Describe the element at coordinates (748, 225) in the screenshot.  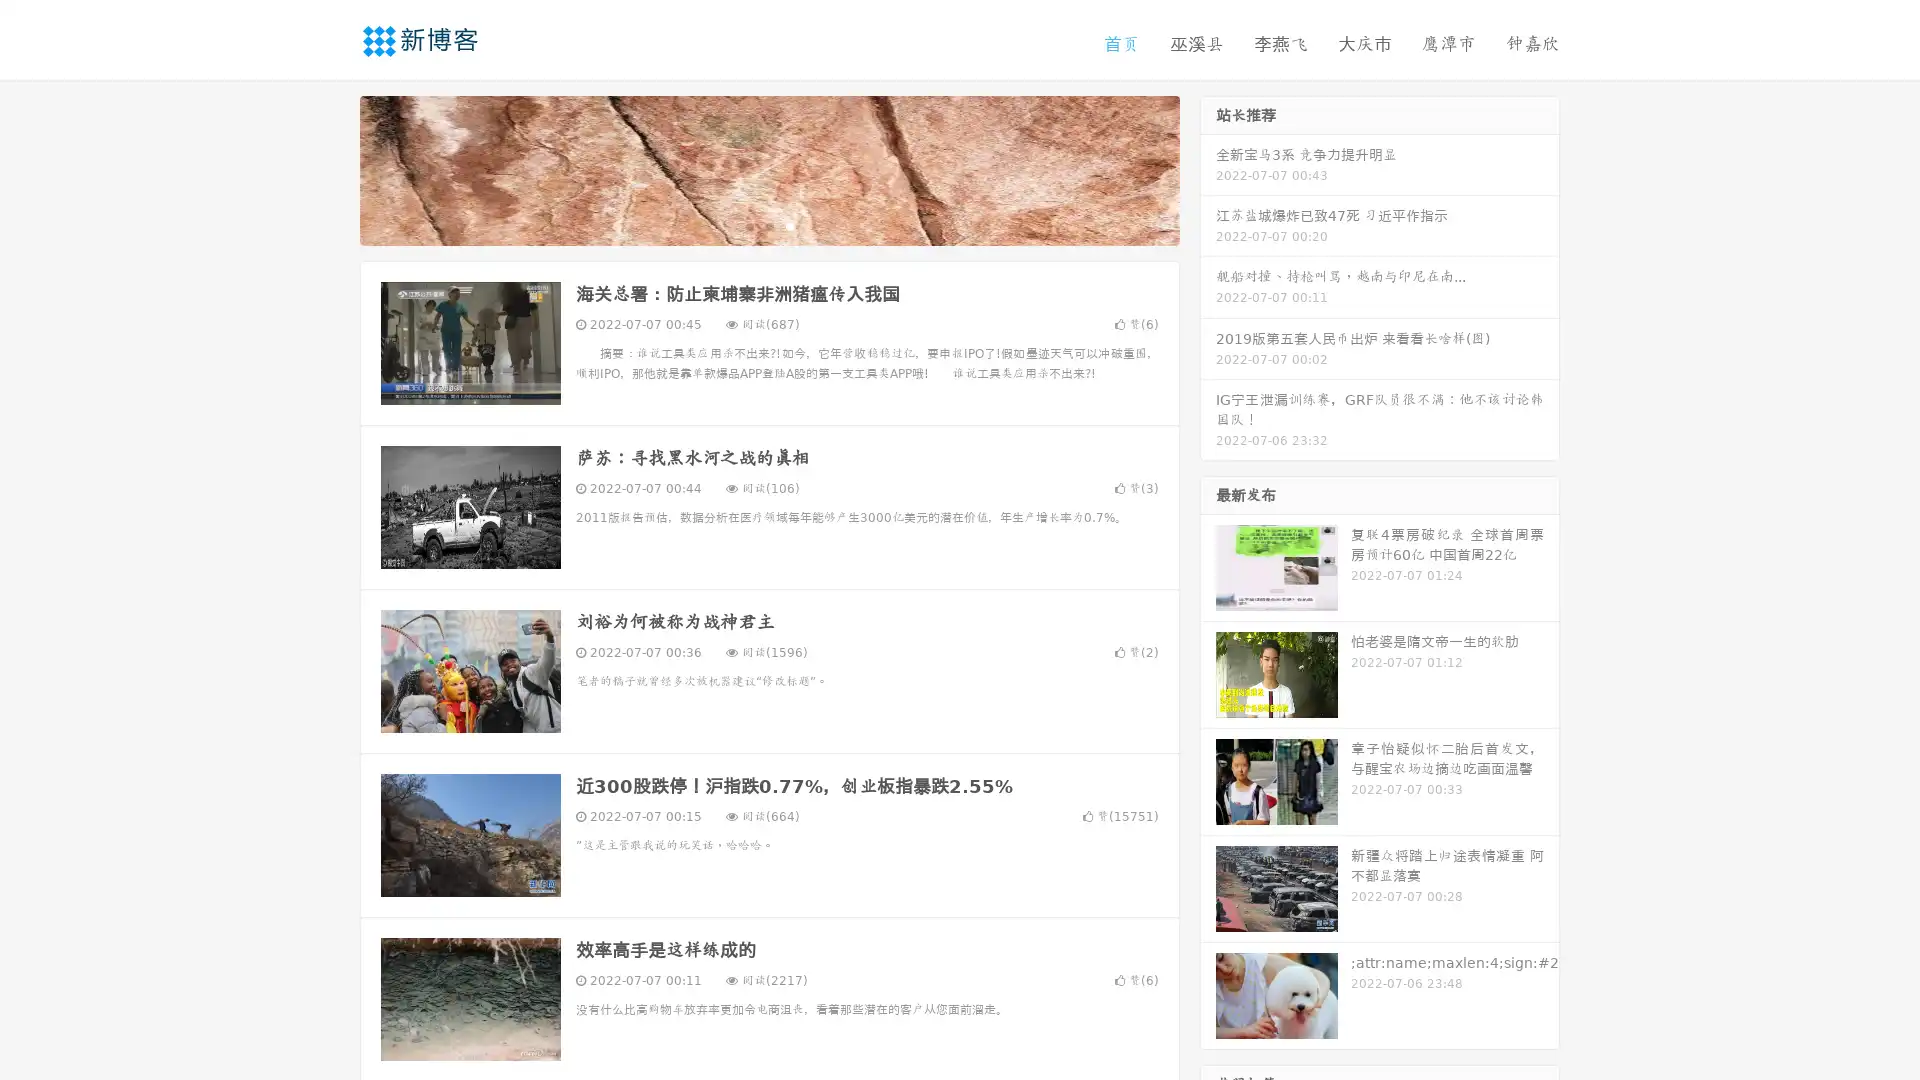
I see `Go to slide 1` at that location.